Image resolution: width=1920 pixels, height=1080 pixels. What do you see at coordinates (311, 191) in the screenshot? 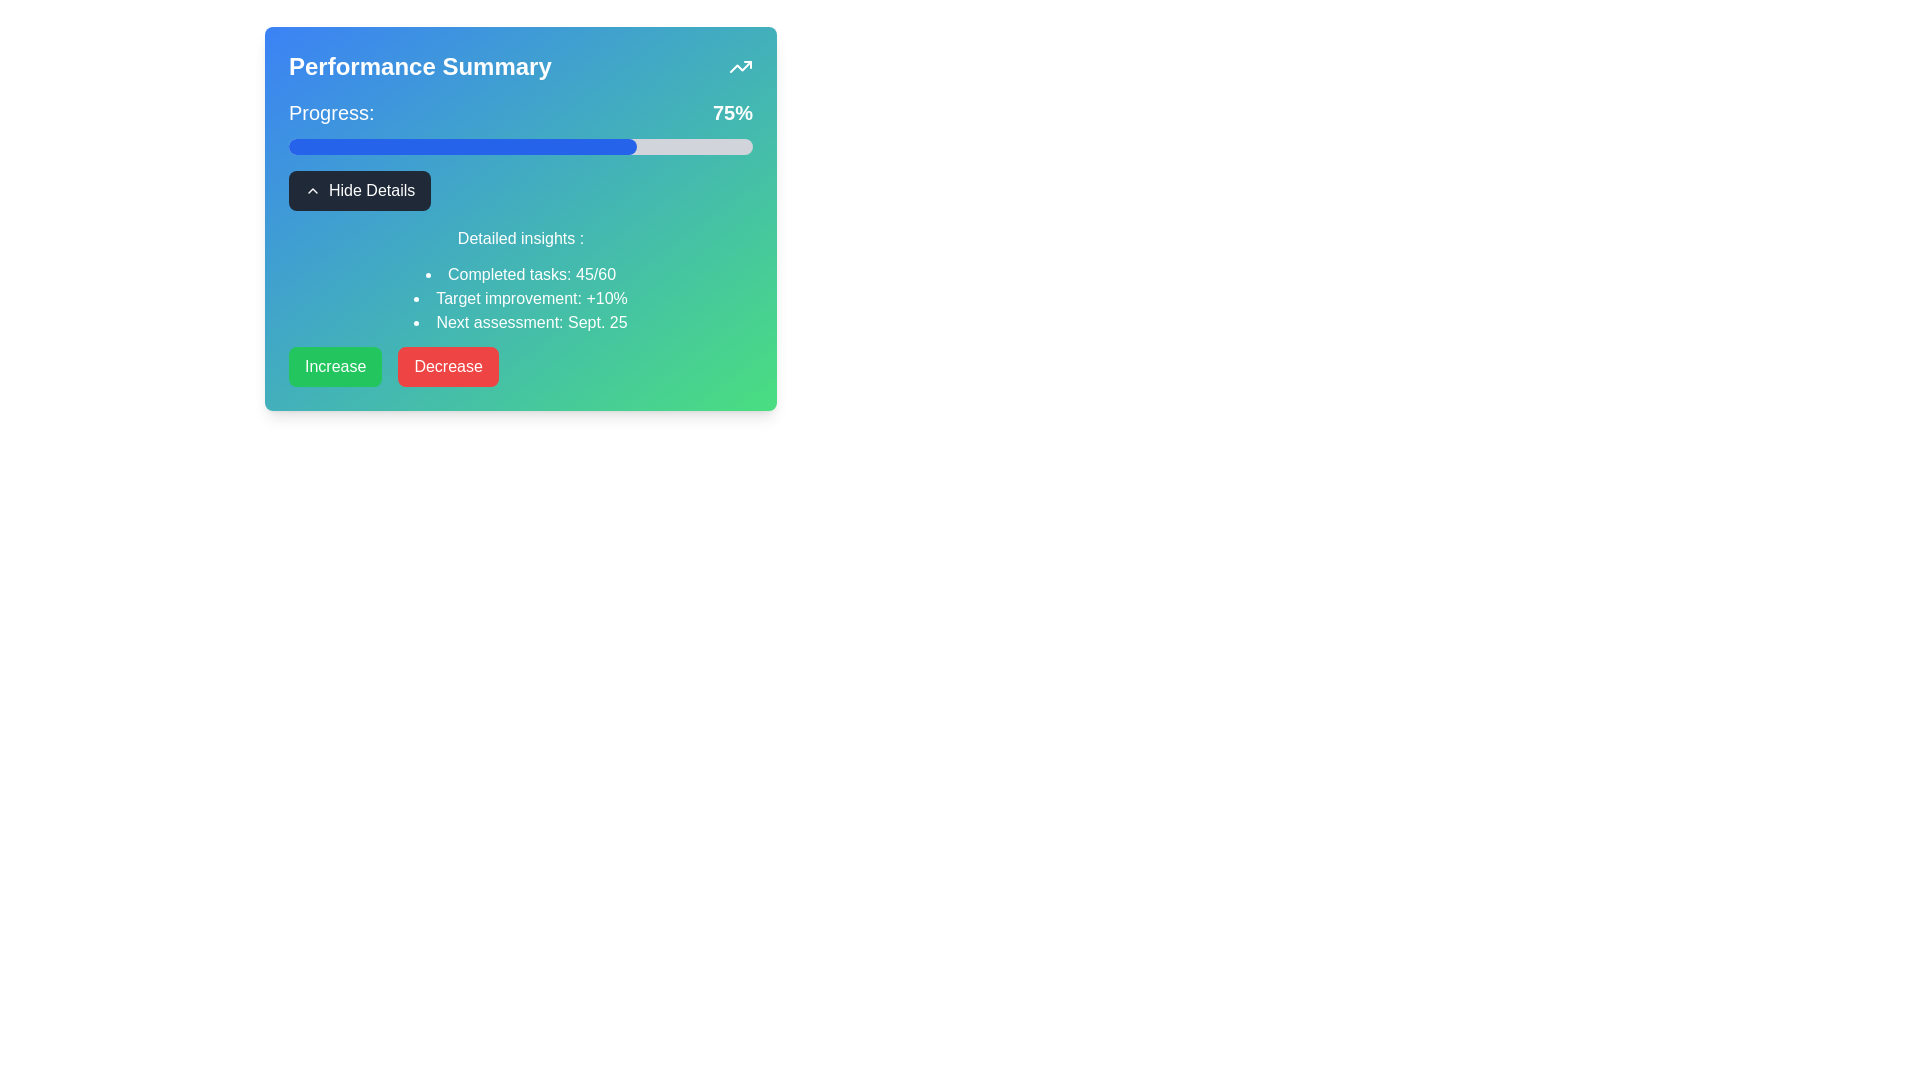
I see `the downward-pointing chevron icon within the 'Hide Details' button` at bounding box center [311, 191].